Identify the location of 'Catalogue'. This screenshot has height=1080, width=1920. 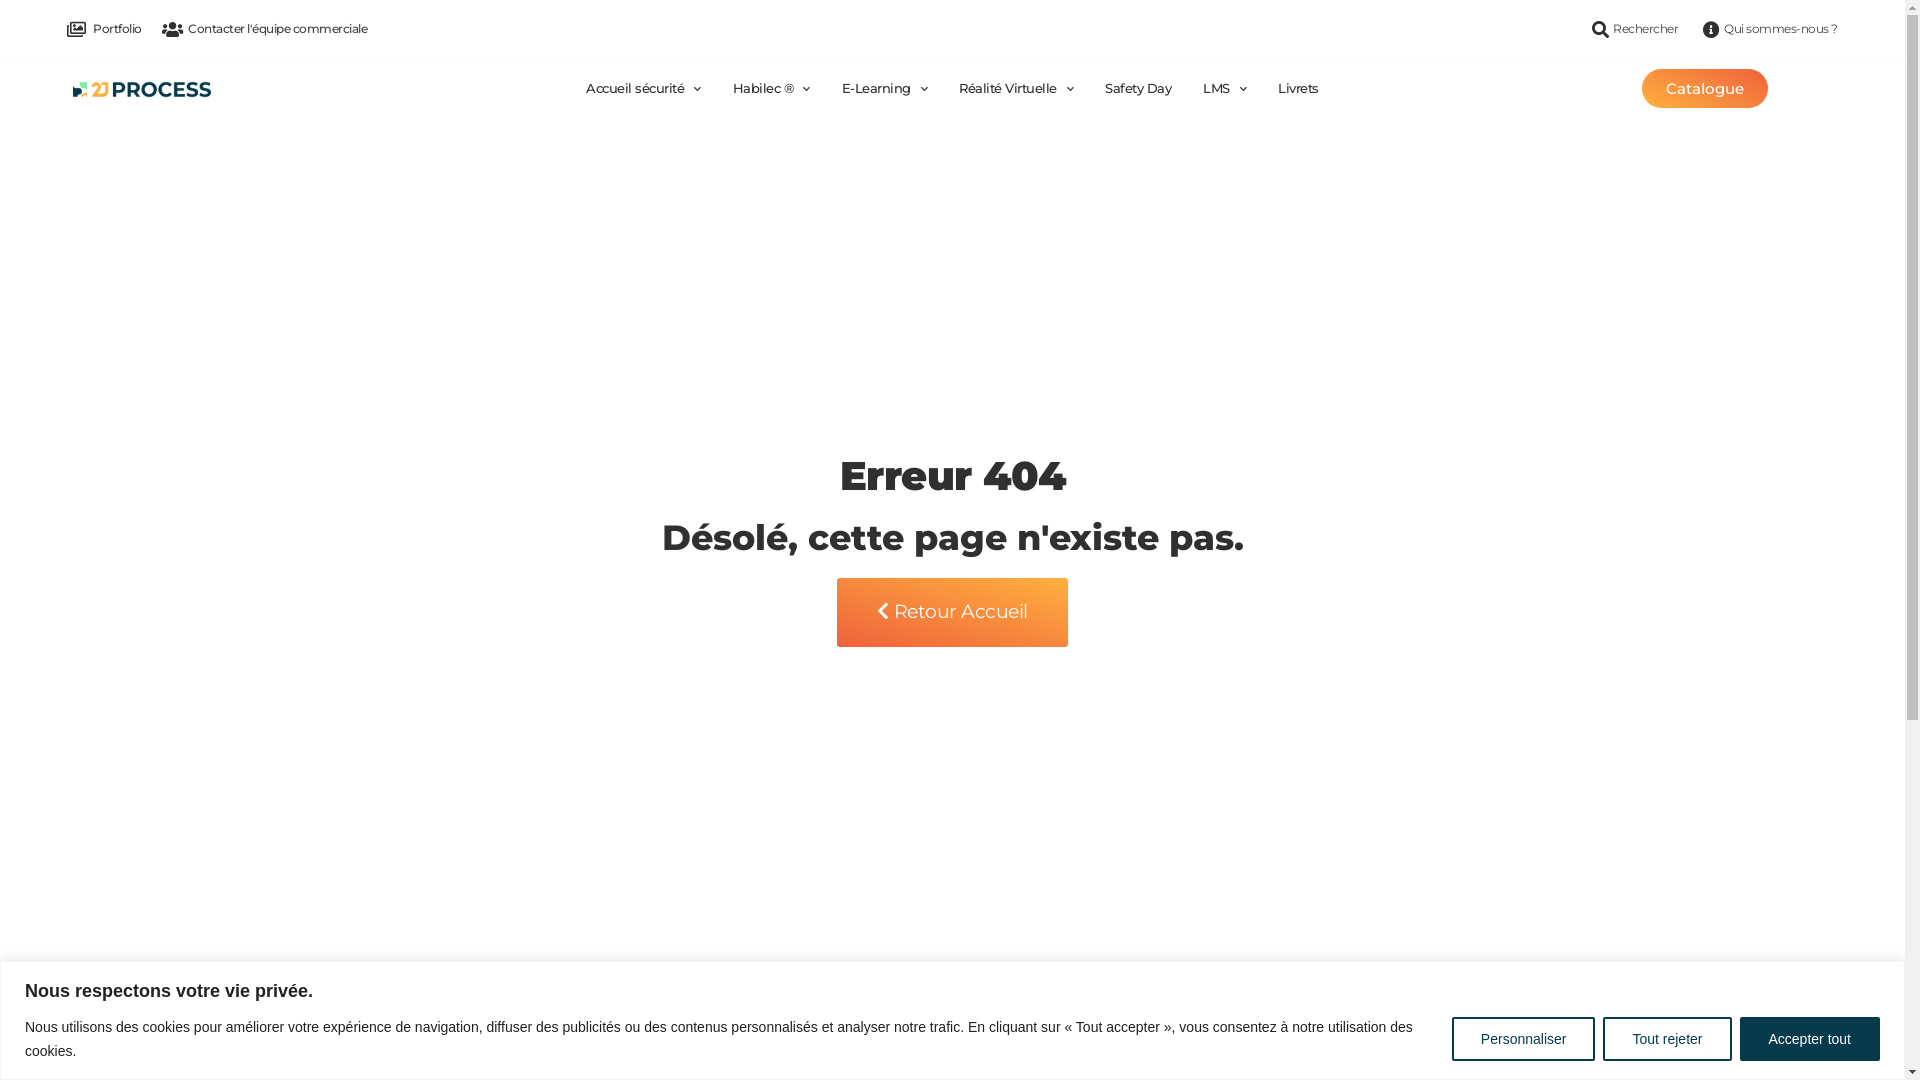
(1703, 87).